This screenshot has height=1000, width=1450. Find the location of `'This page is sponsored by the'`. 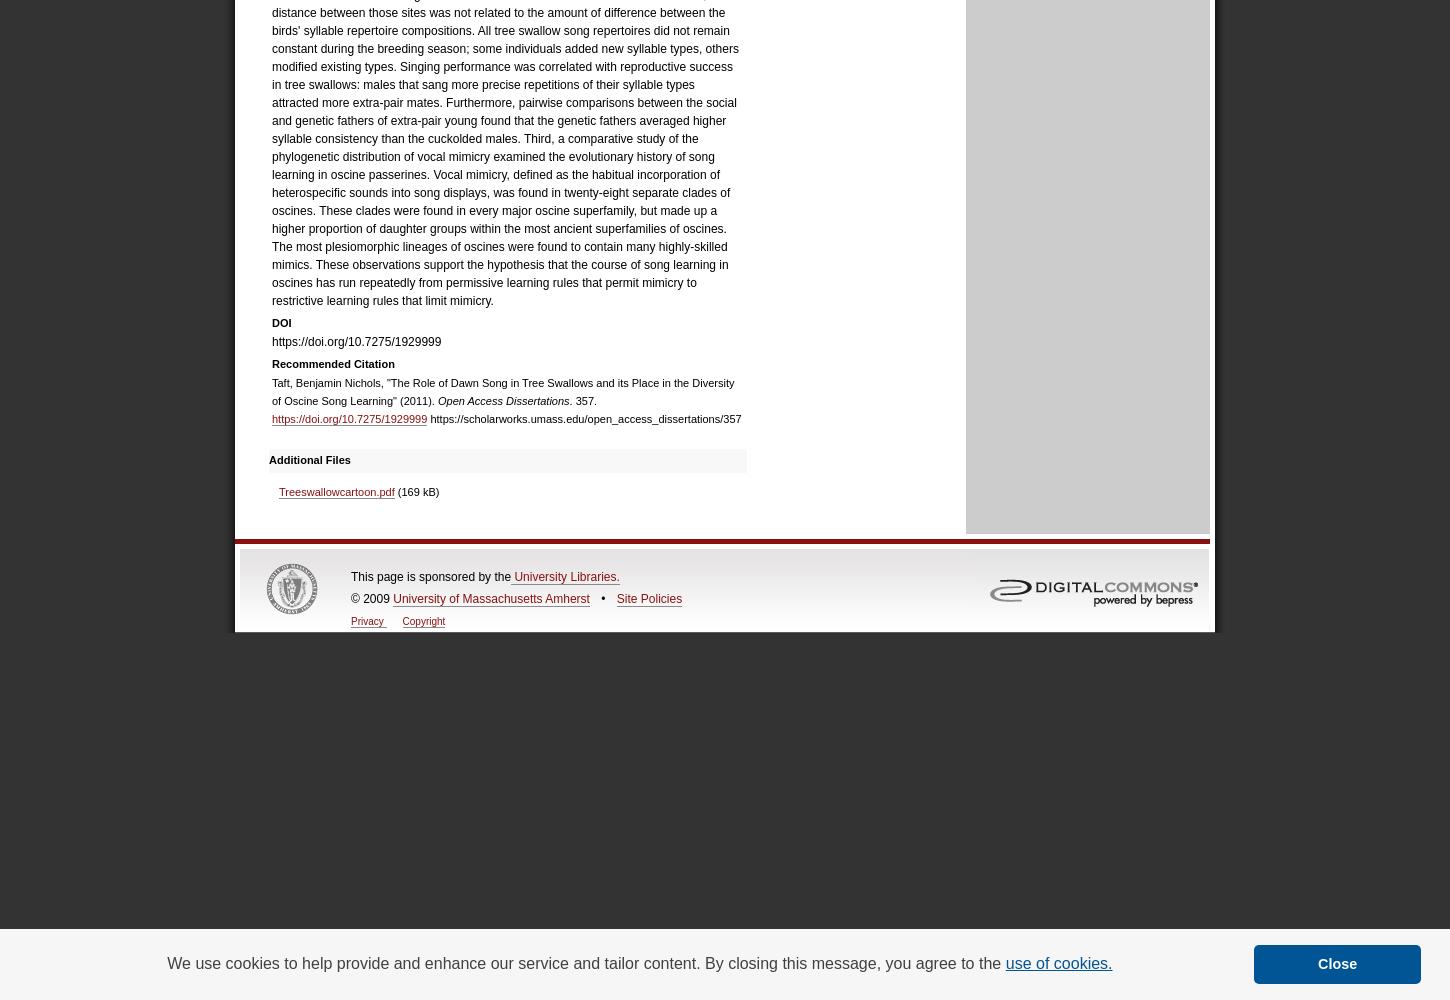

'This page is sponsored by the' is located at coordinates (429, 575).